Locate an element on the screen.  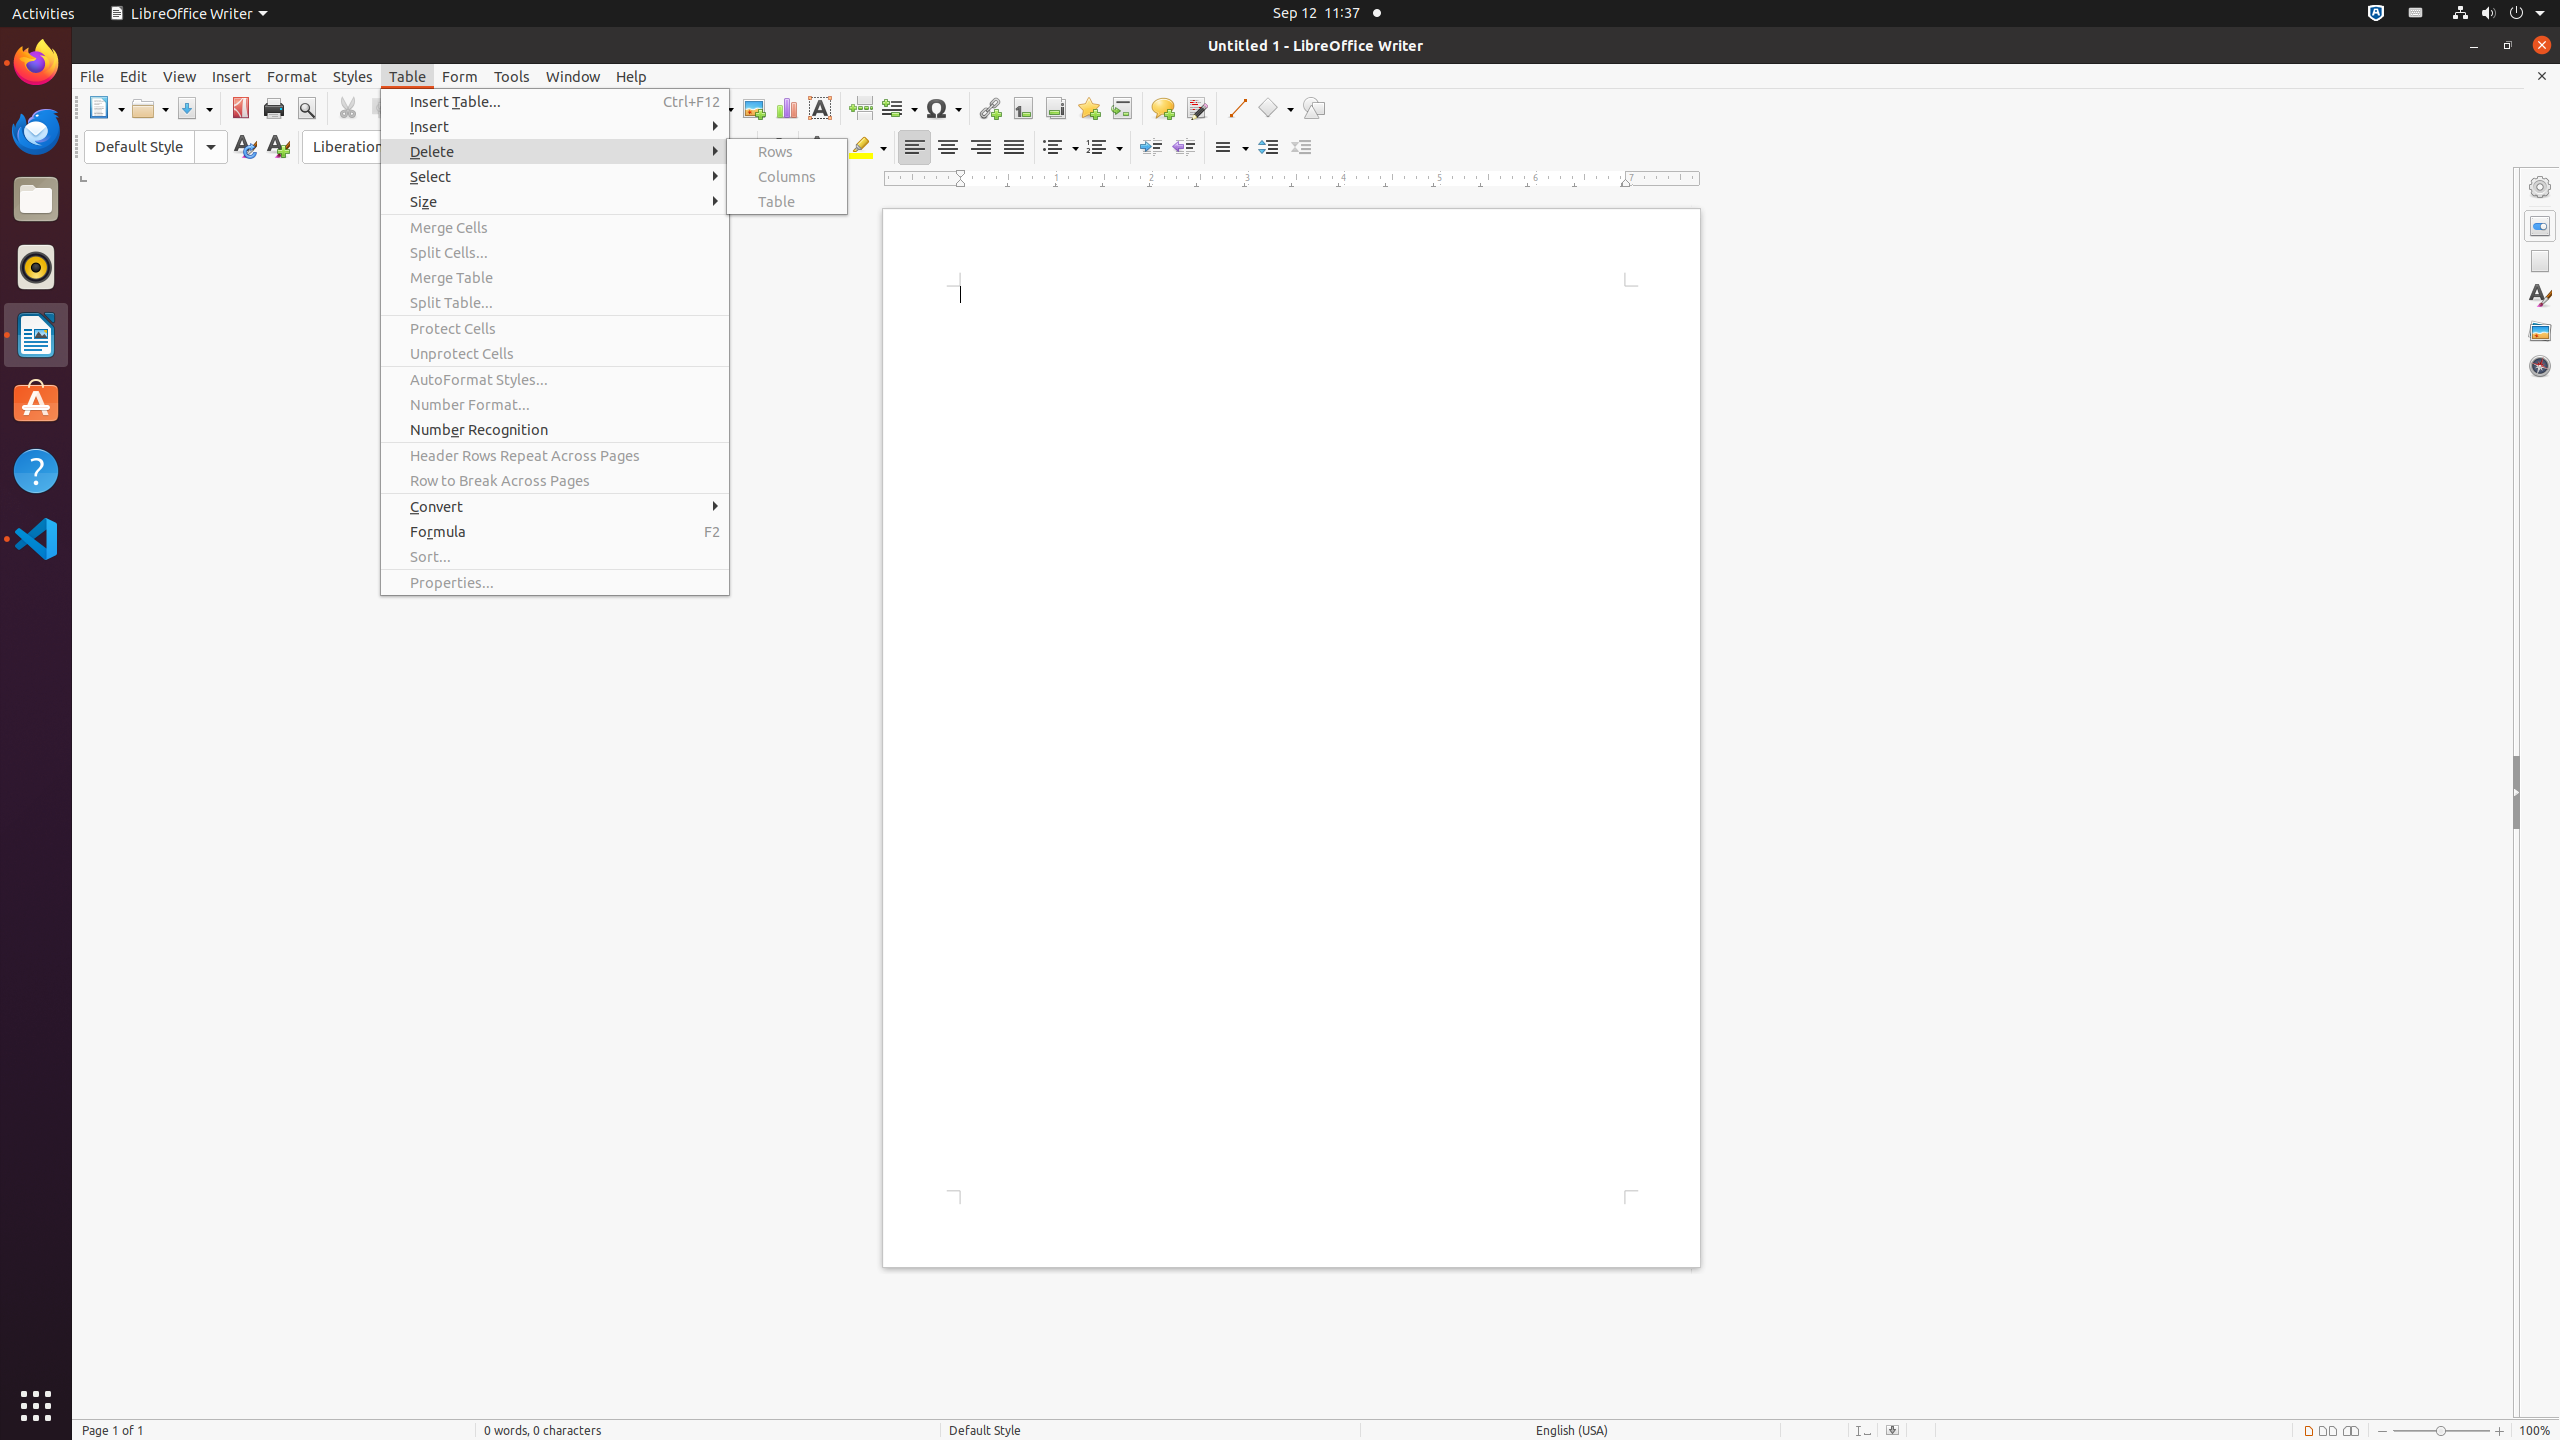
'Basic Shapes' is located at coordinates (1273, 107).